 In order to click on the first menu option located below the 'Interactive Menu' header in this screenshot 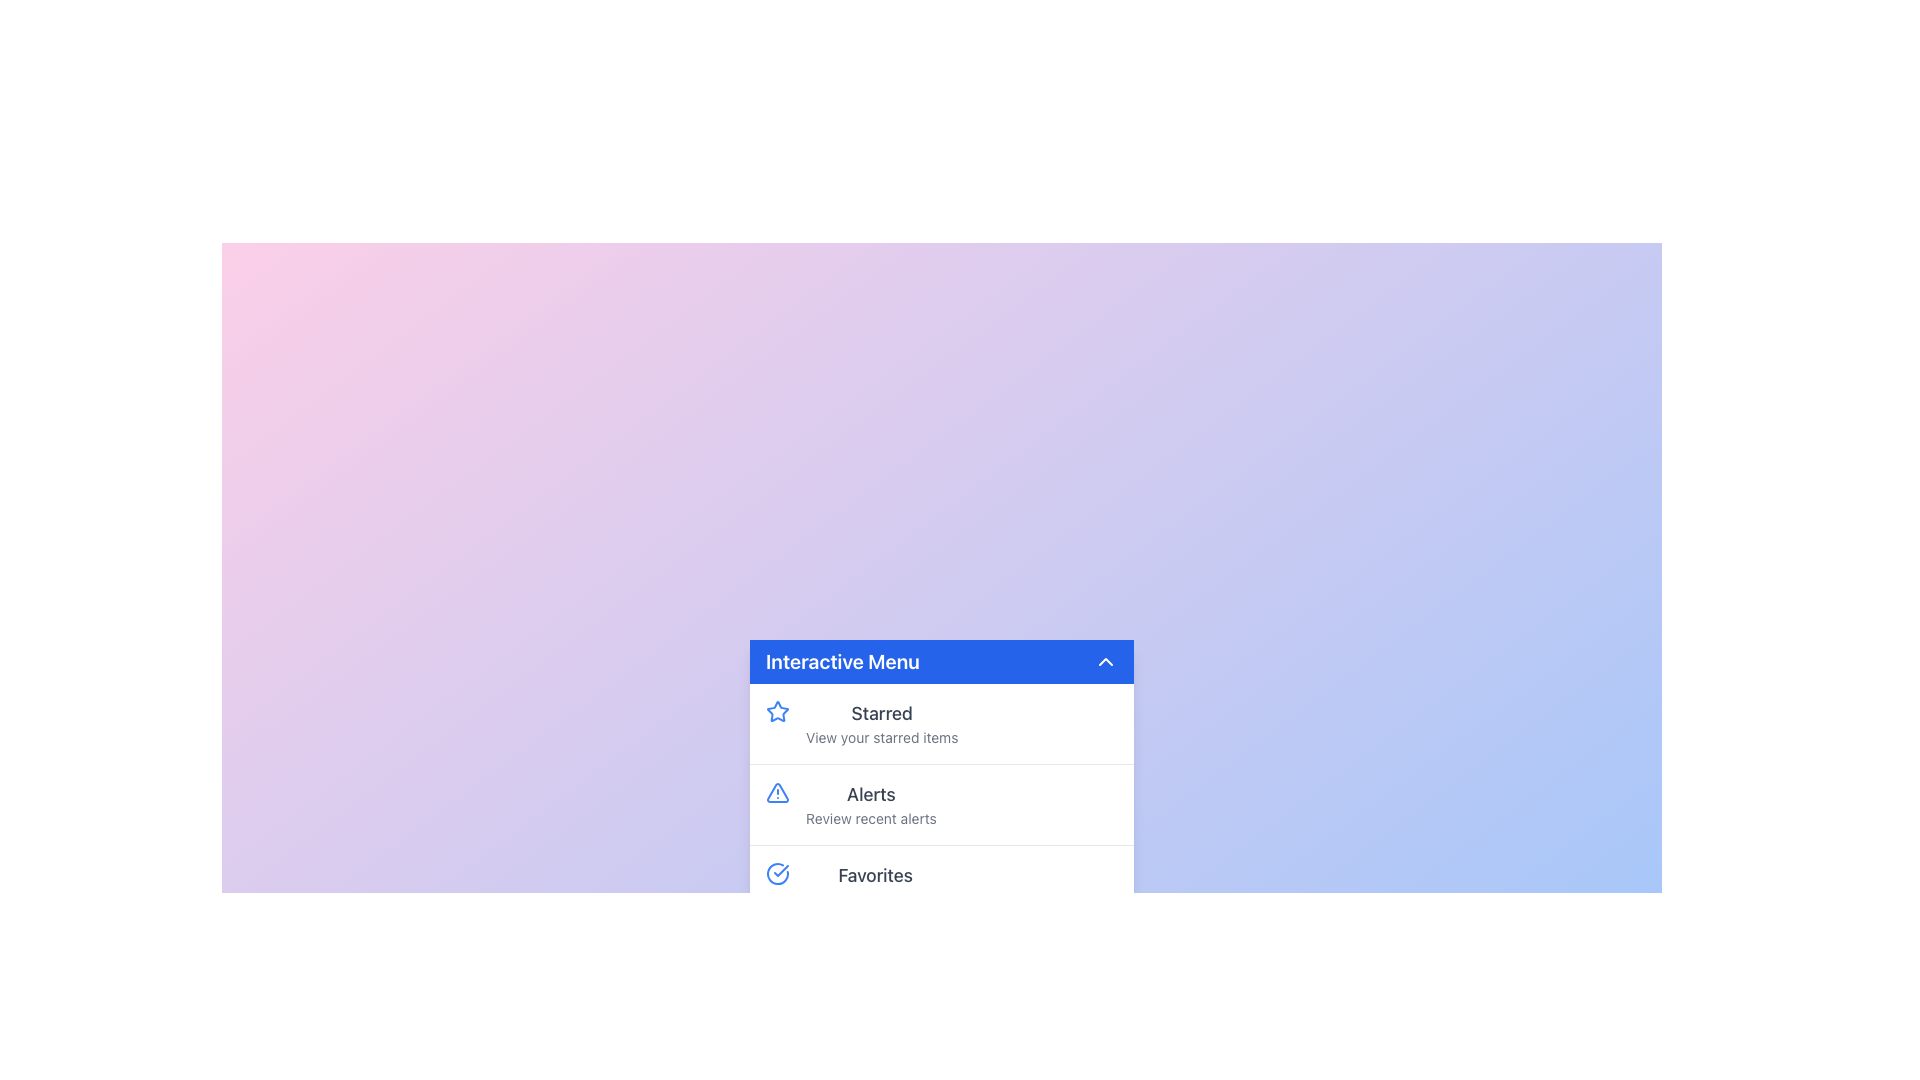, I will do `click(940, 724)`.